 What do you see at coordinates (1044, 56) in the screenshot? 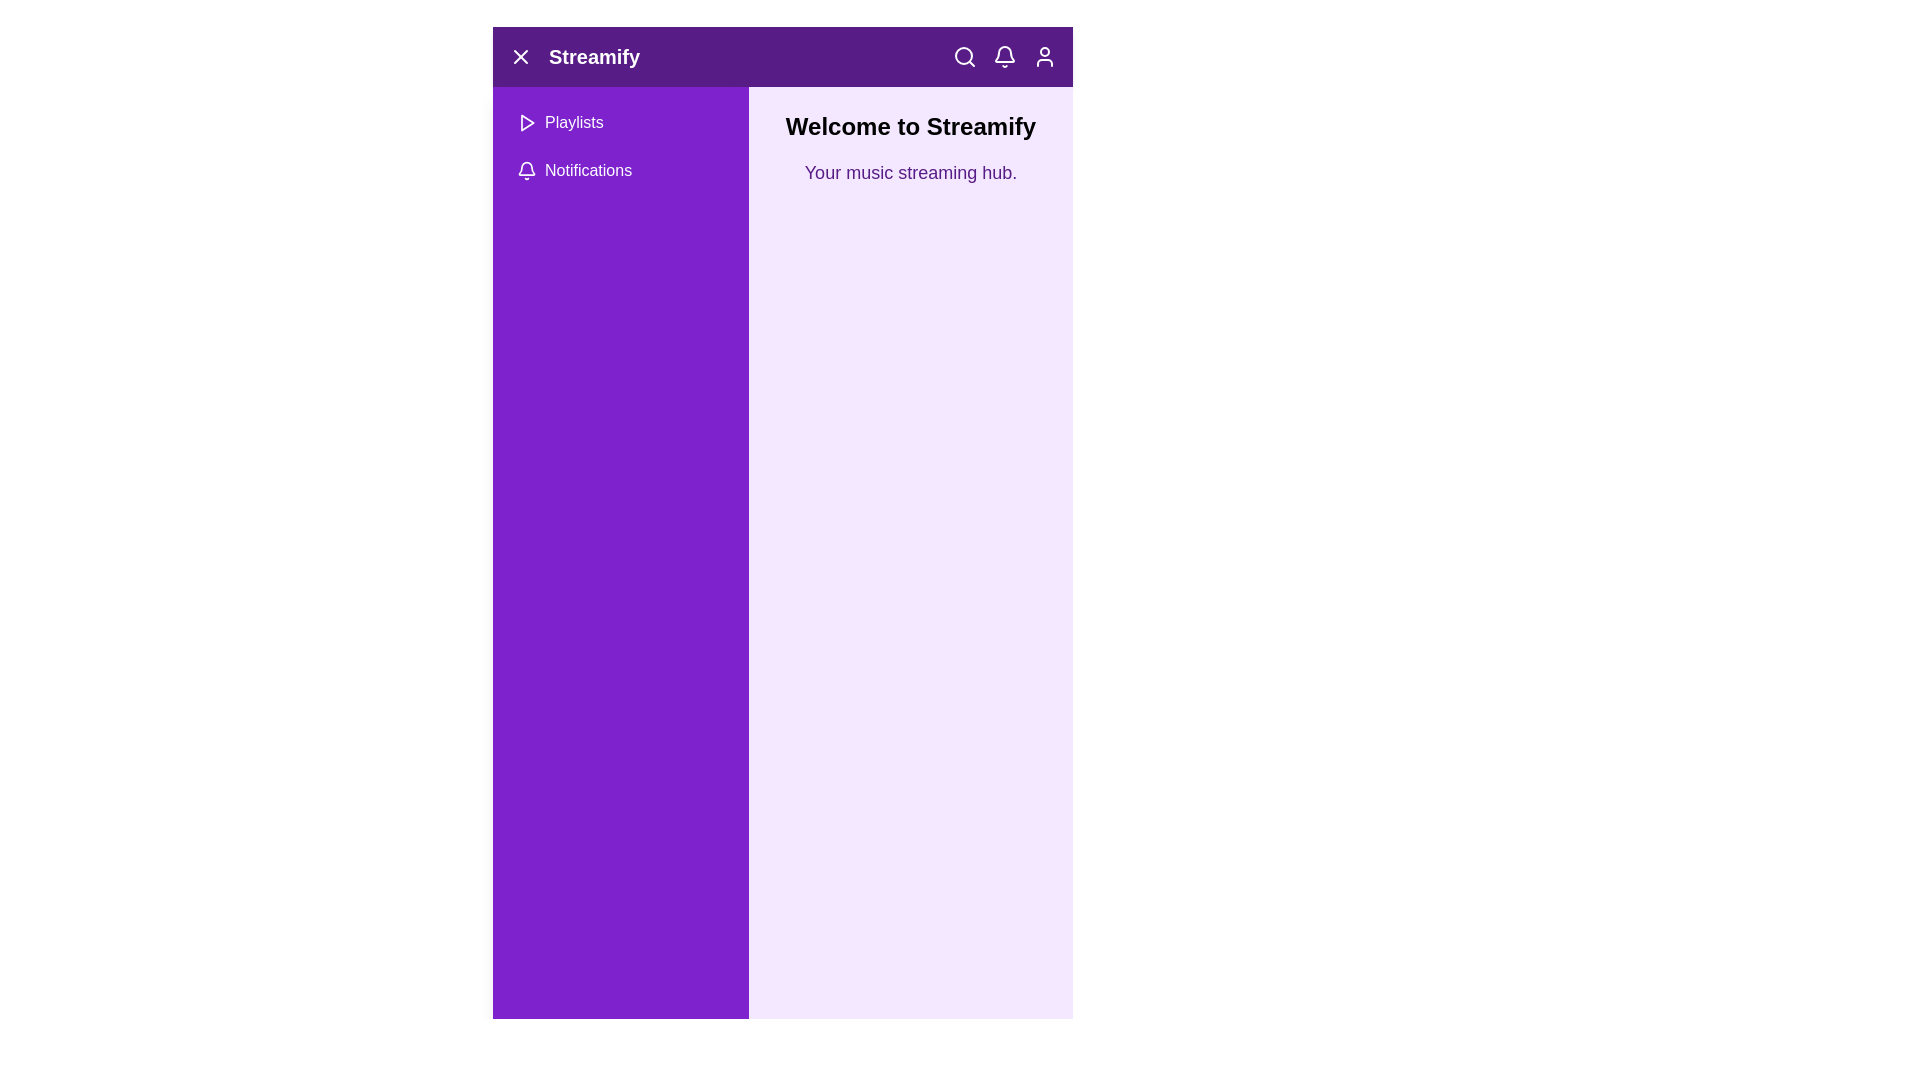
I see `the user profile icon located in the top-right corner of the application header` at bounding box center [1044, 56].